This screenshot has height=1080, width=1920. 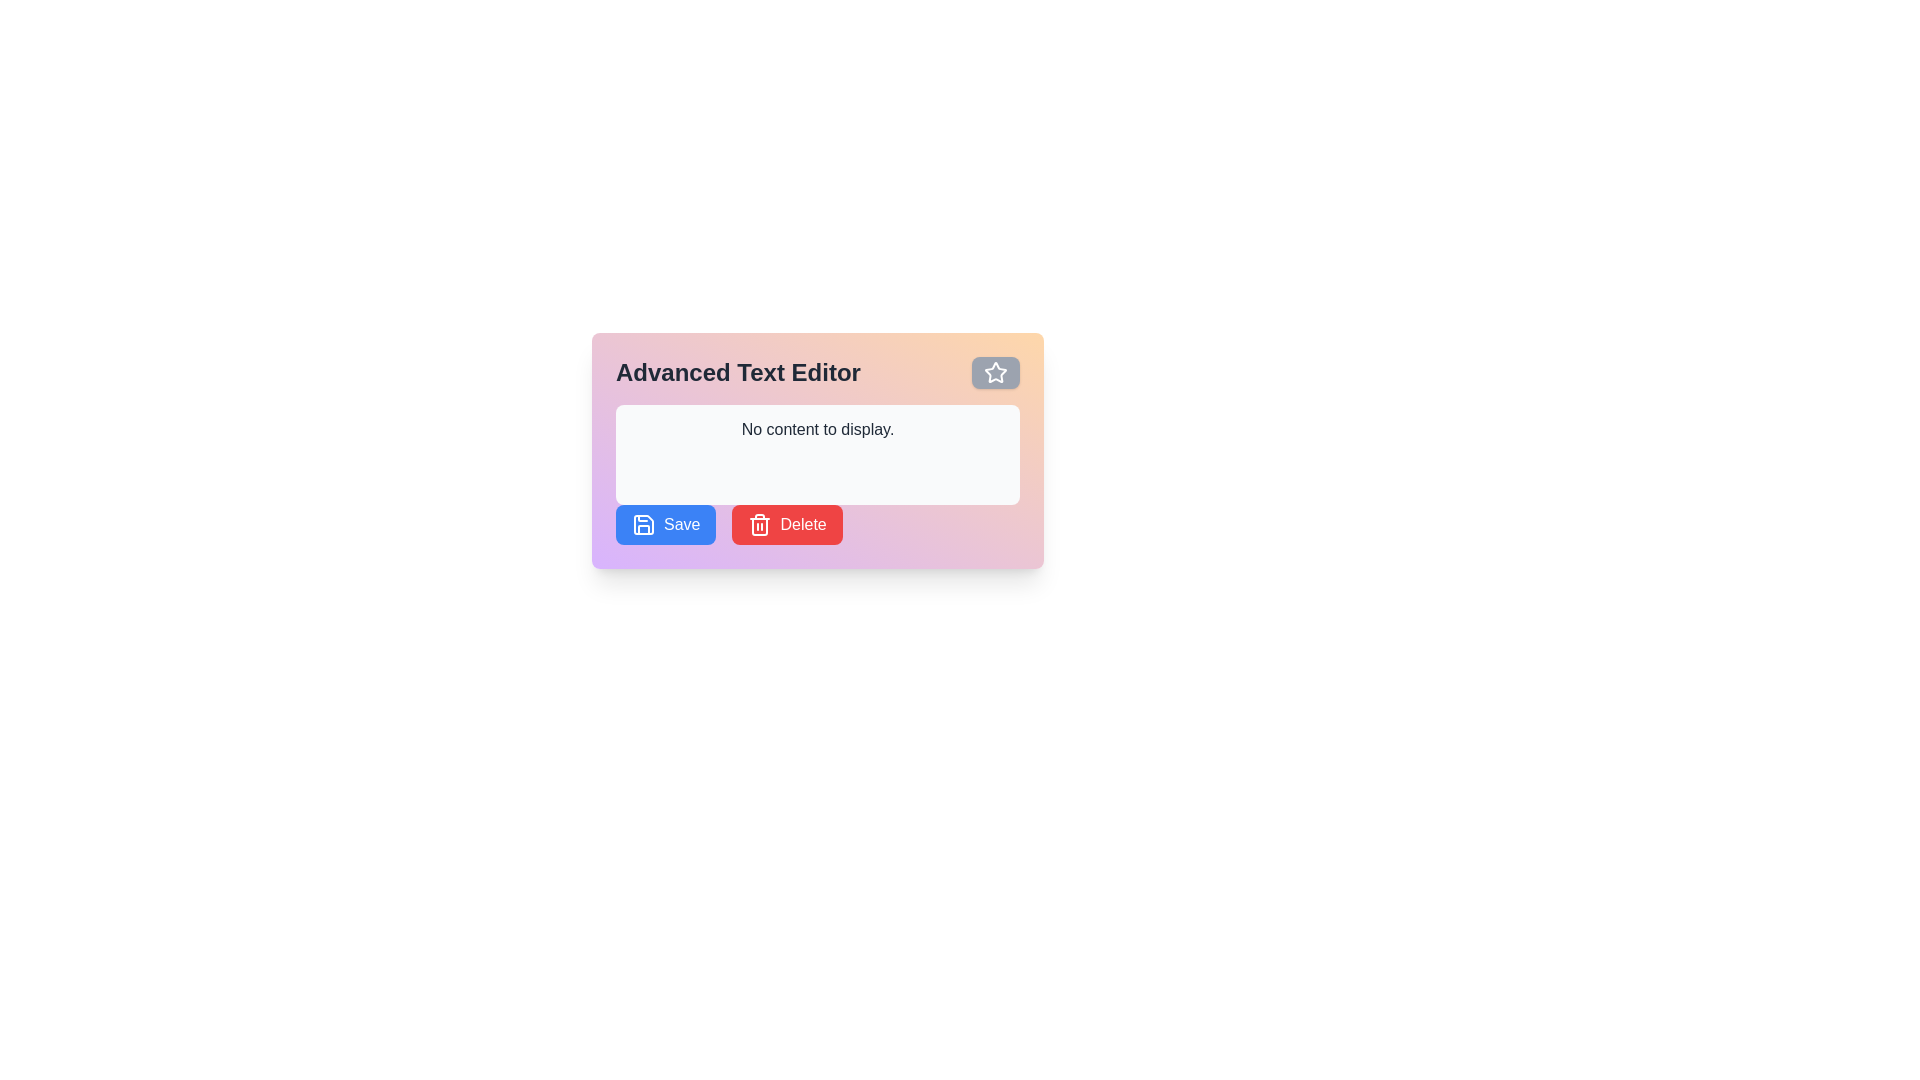 I want to click on the 'Save' button with a blue background and white text to observe the color change effect, so click(x=666, y=523).